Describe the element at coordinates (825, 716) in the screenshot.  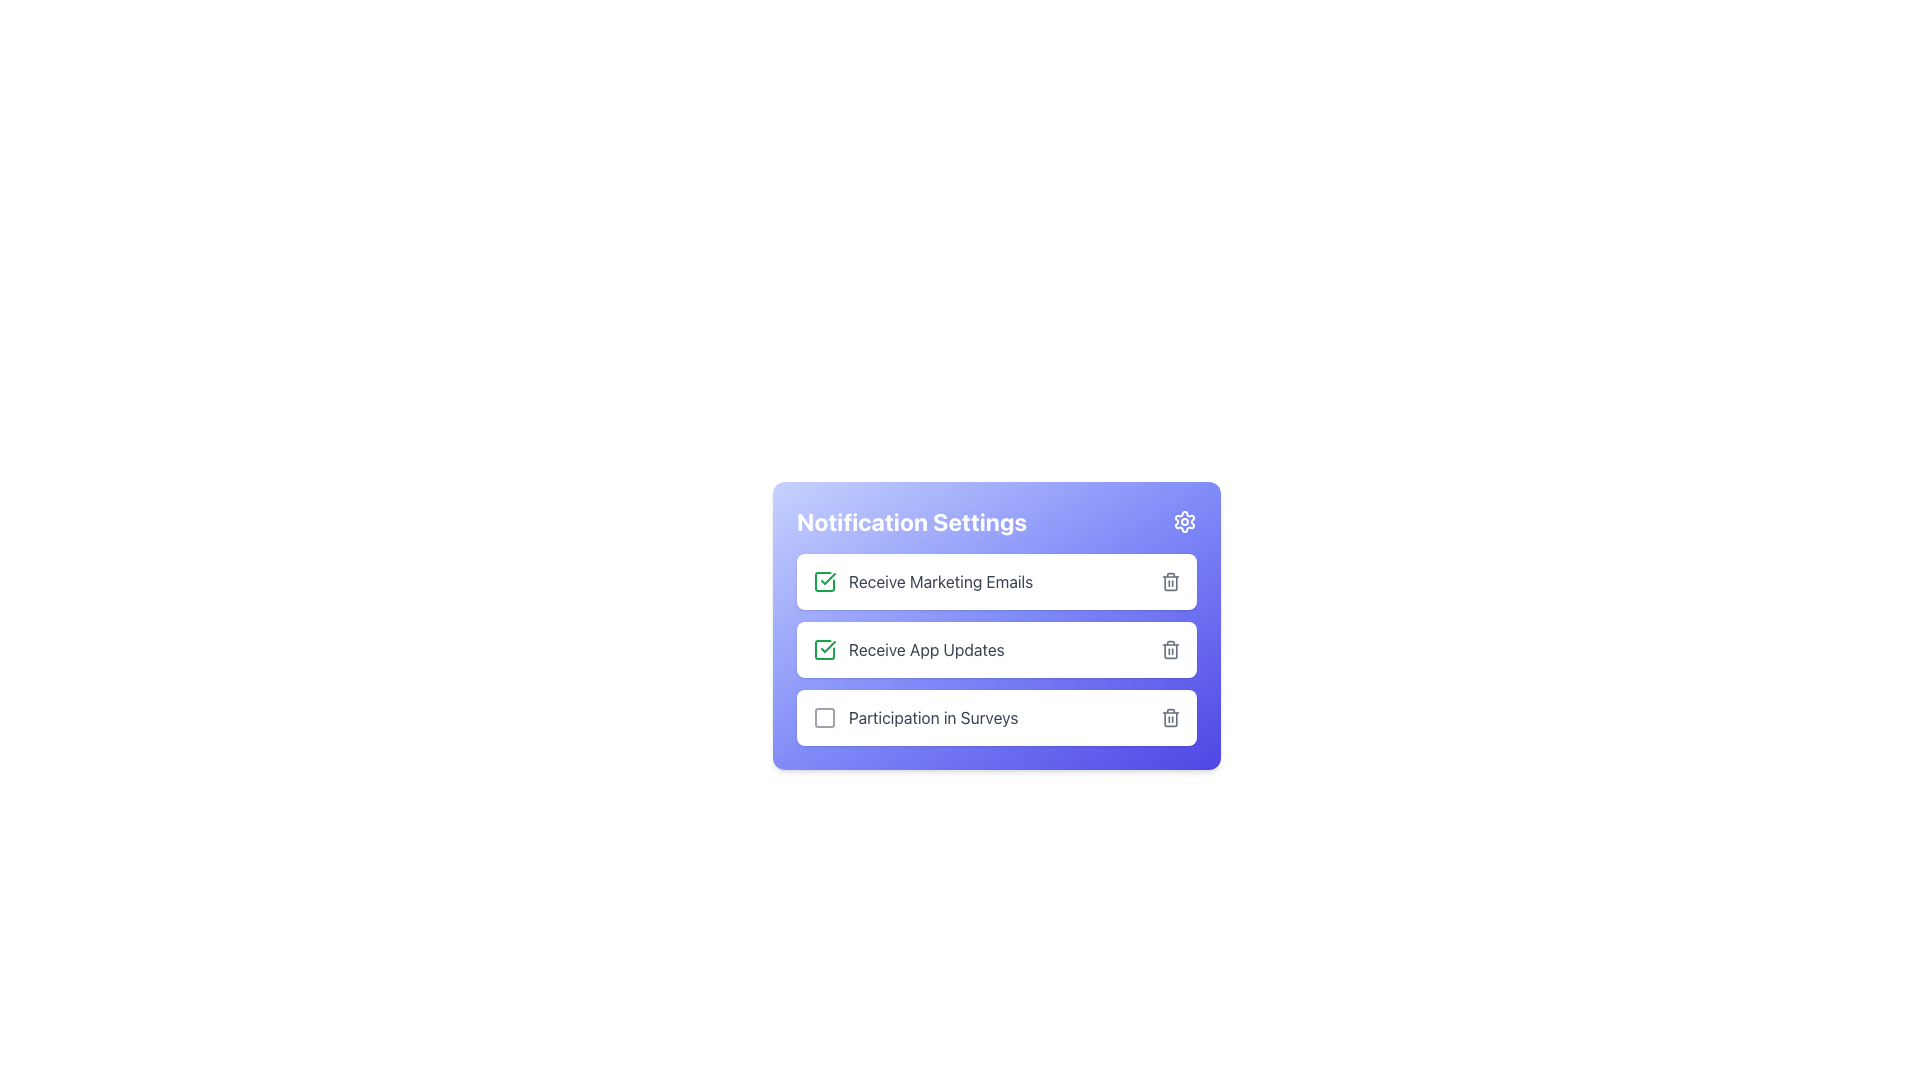
I see `the checkbox for 'Participation in Surveys'` at that location.